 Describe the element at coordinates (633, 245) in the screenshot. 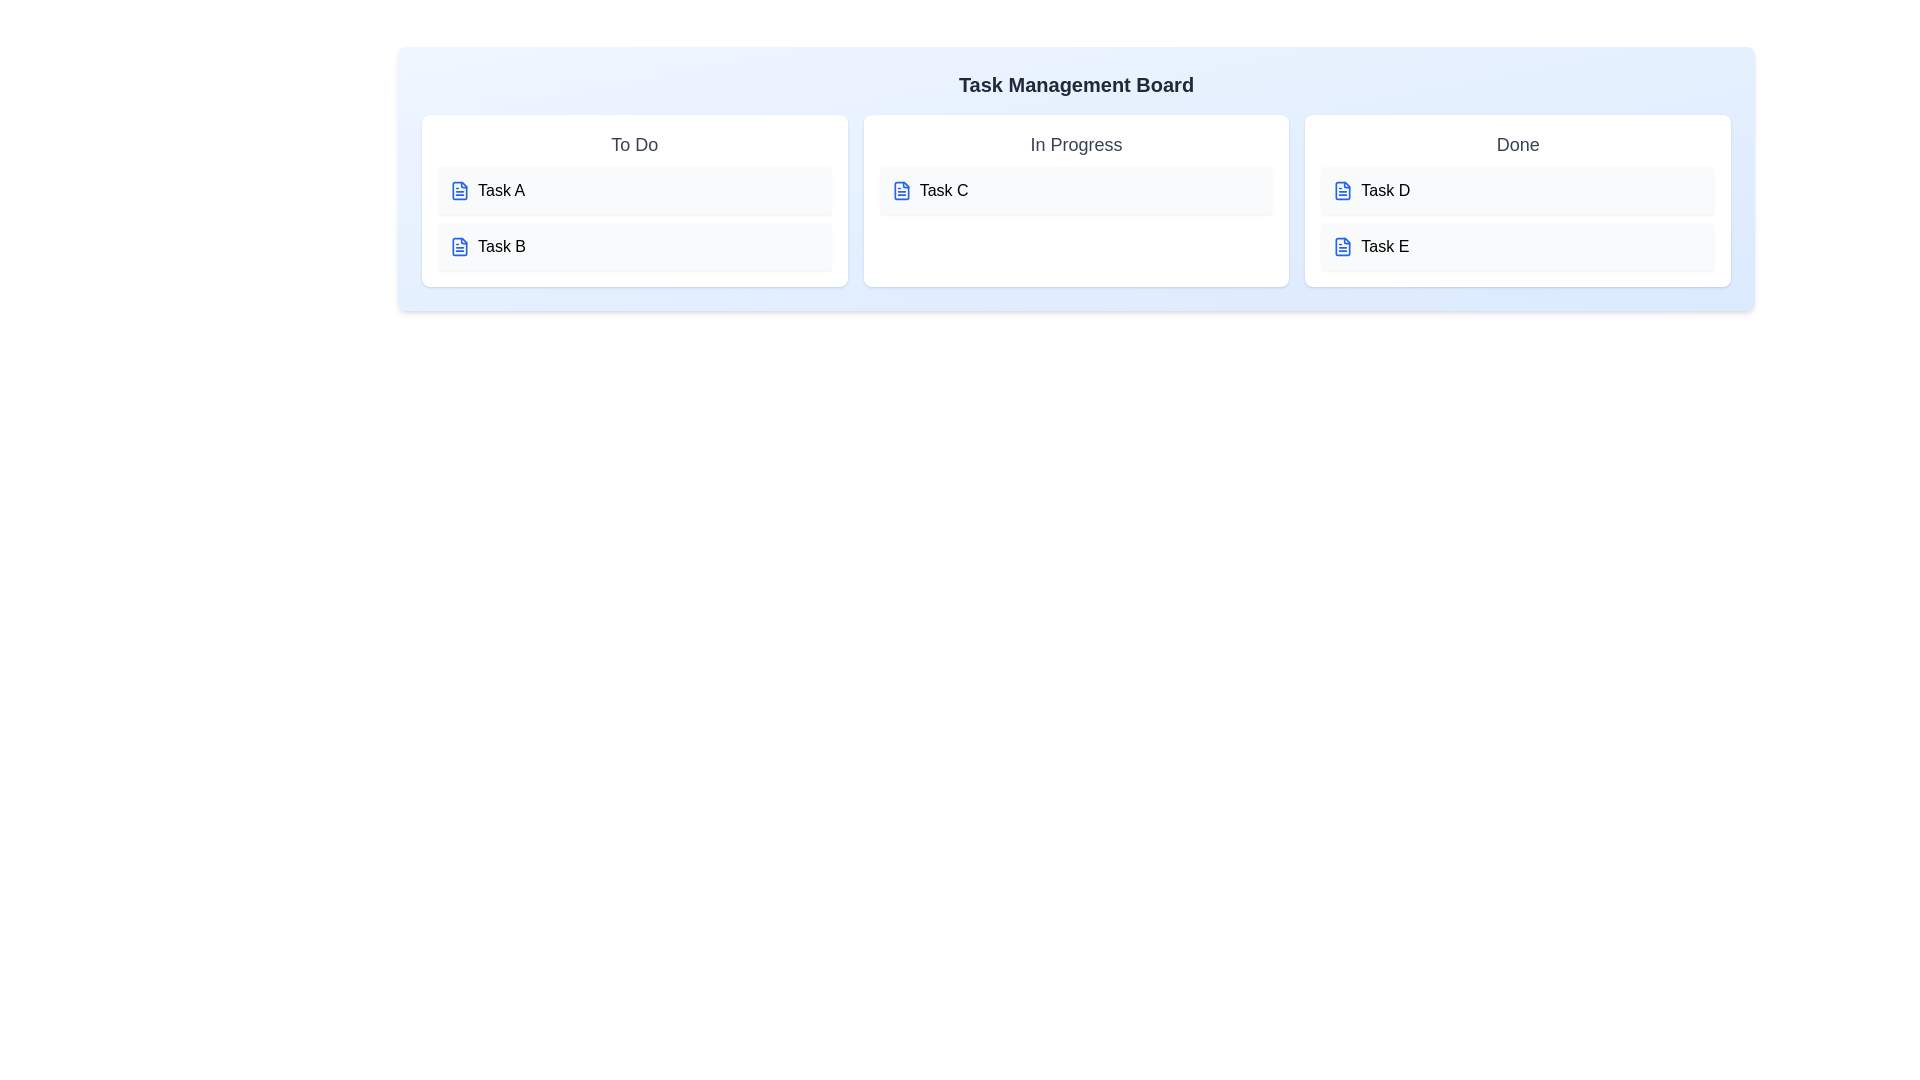

I see `the task Task B to edit its title` at that location.